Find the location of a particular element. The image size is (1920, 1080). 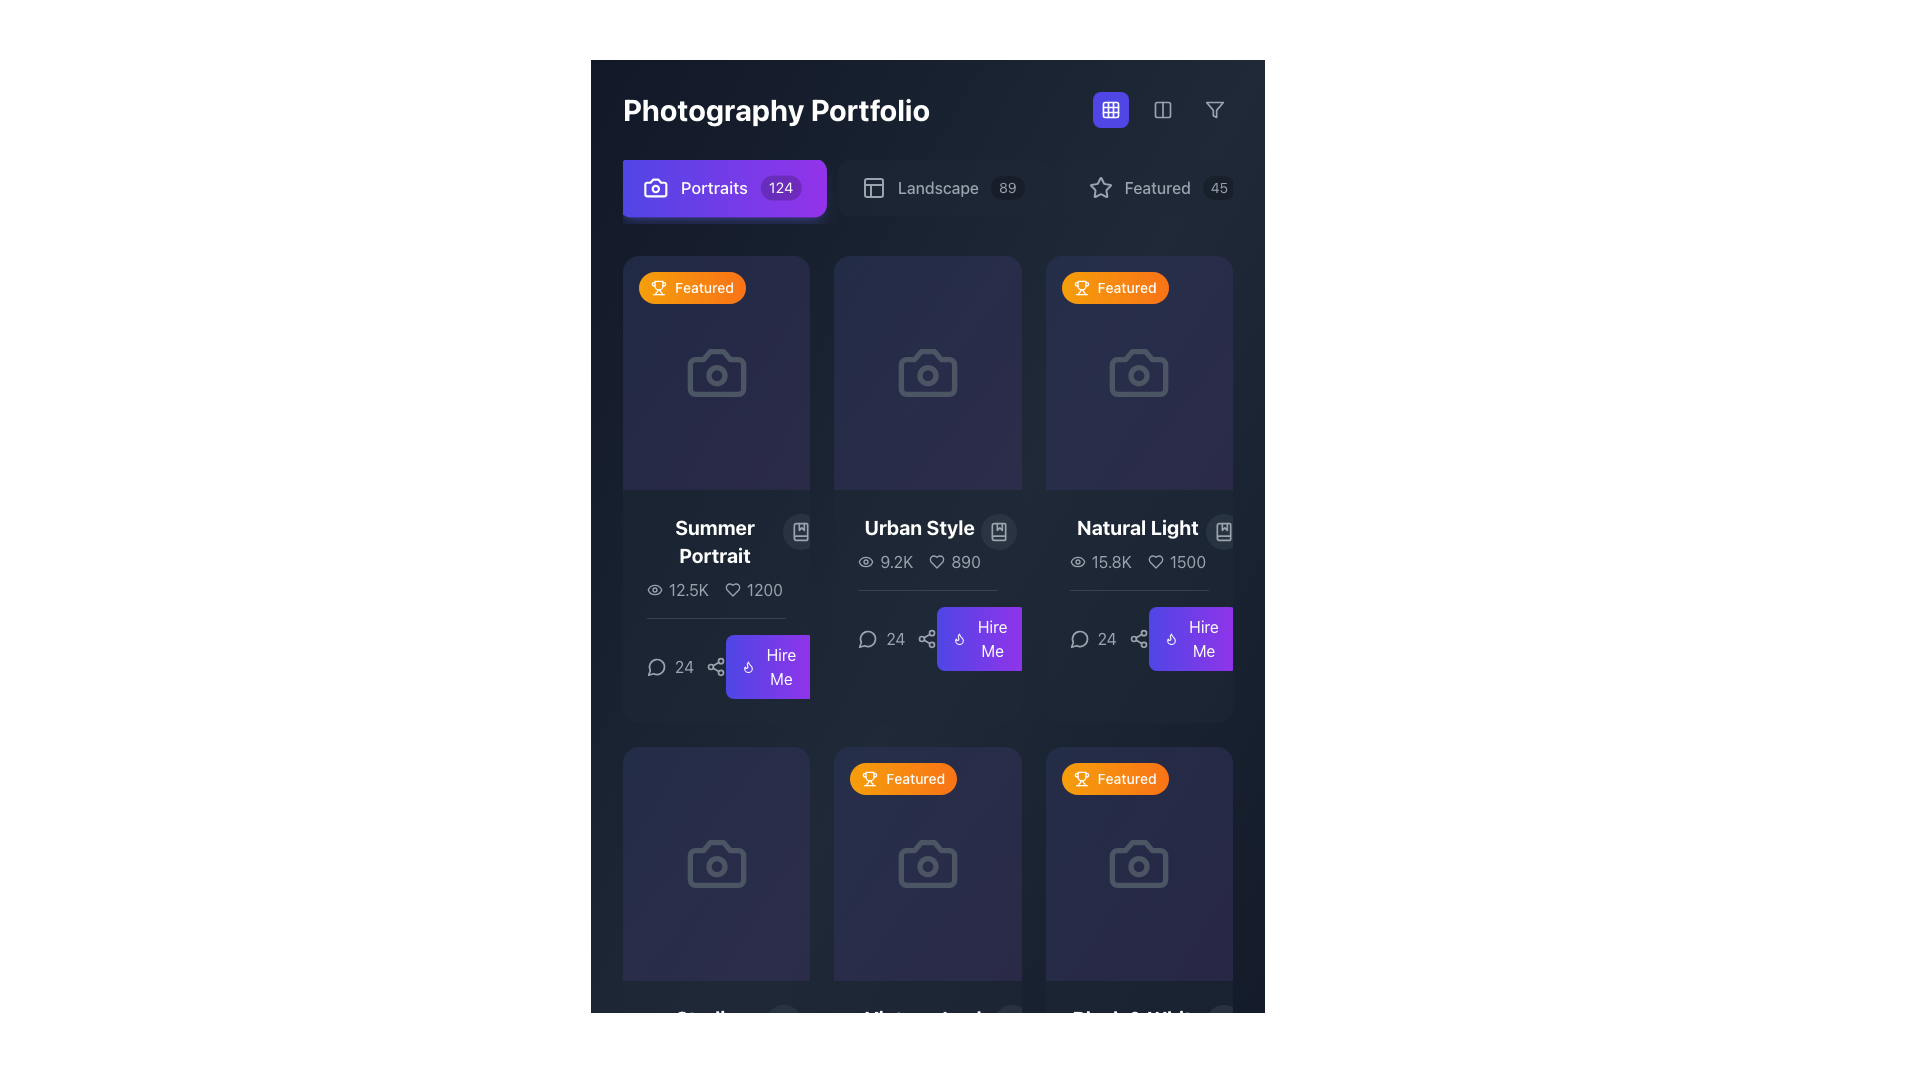

the trophy-like vector graphic icon filled with solid orange color, located in the upper-left corner of the 'Featured' label on the content card is located at coordinates (658, 285).